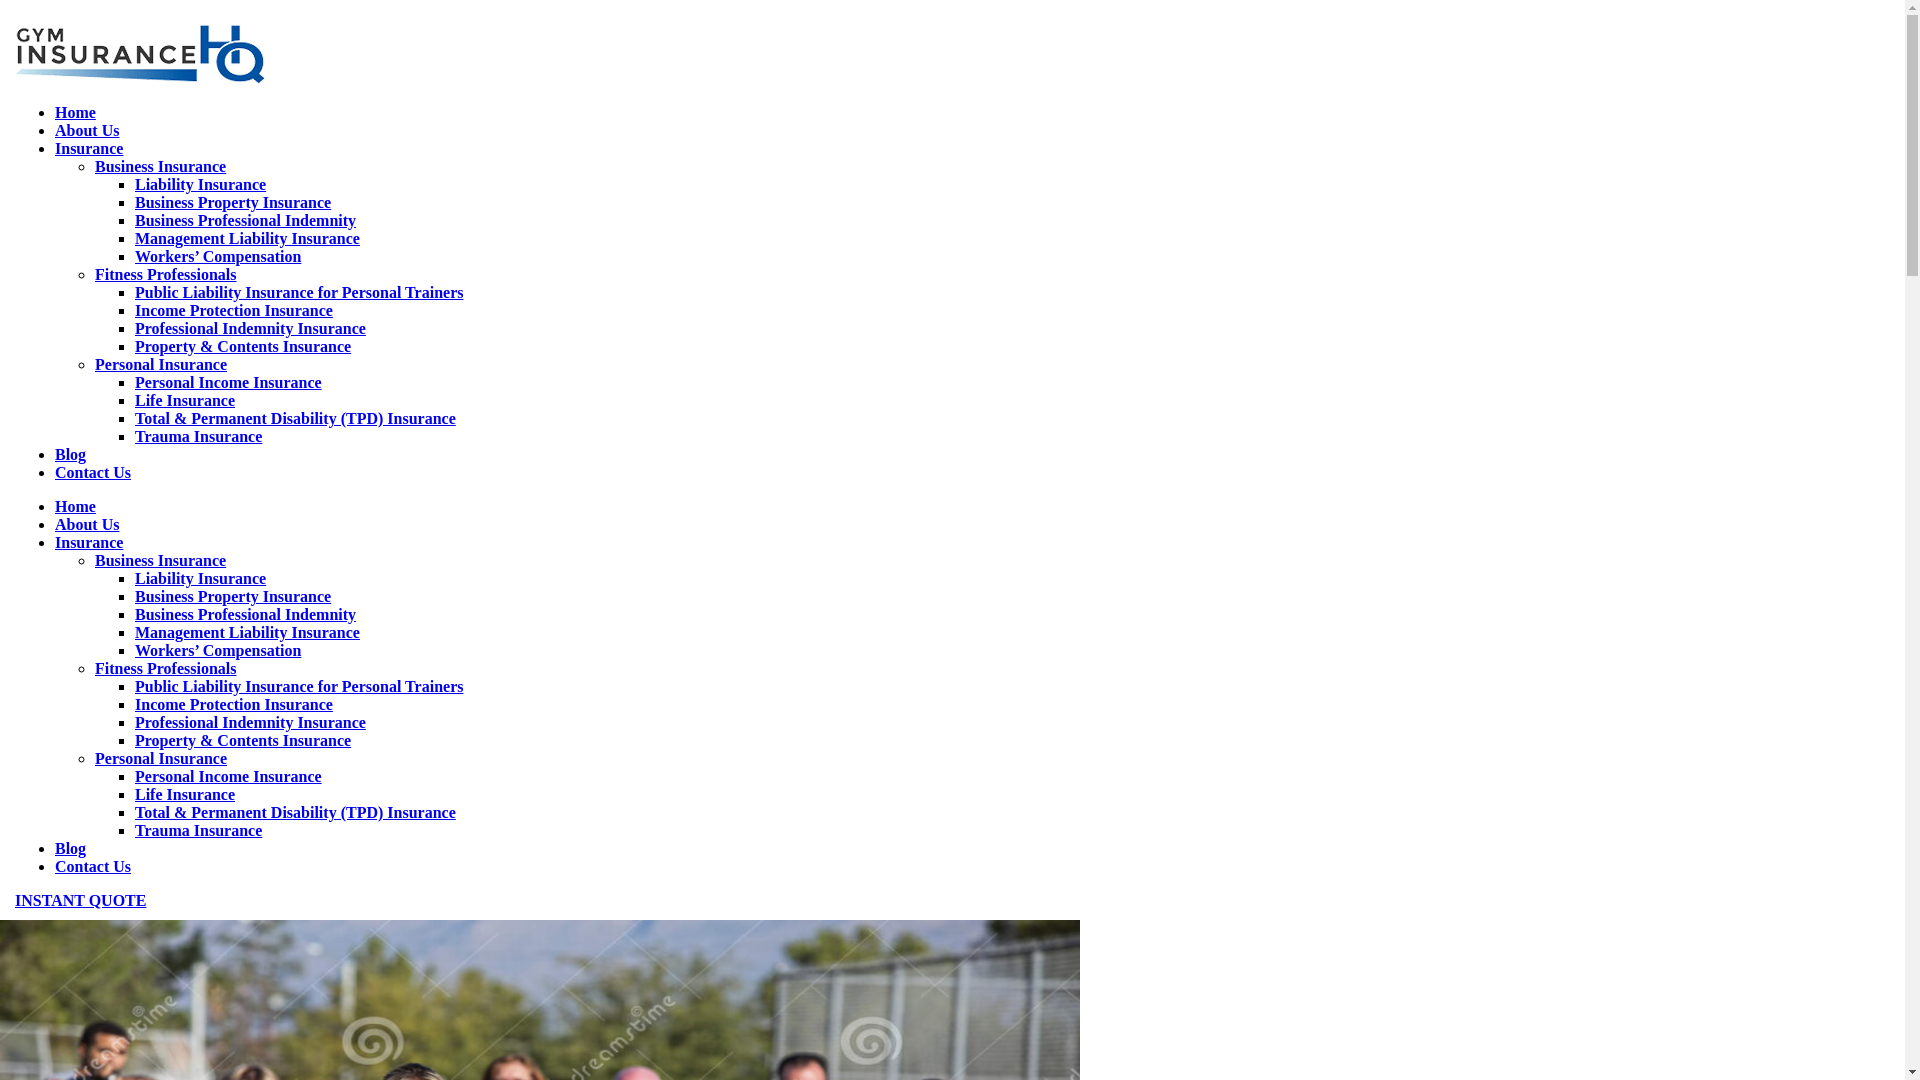 The height and width of the screenshot is (1080, 1920). What do you see at coordinates (14, 900) in the screenshot?
I see `'INSTANT QUOTE'` at bounding box center [14, 900].